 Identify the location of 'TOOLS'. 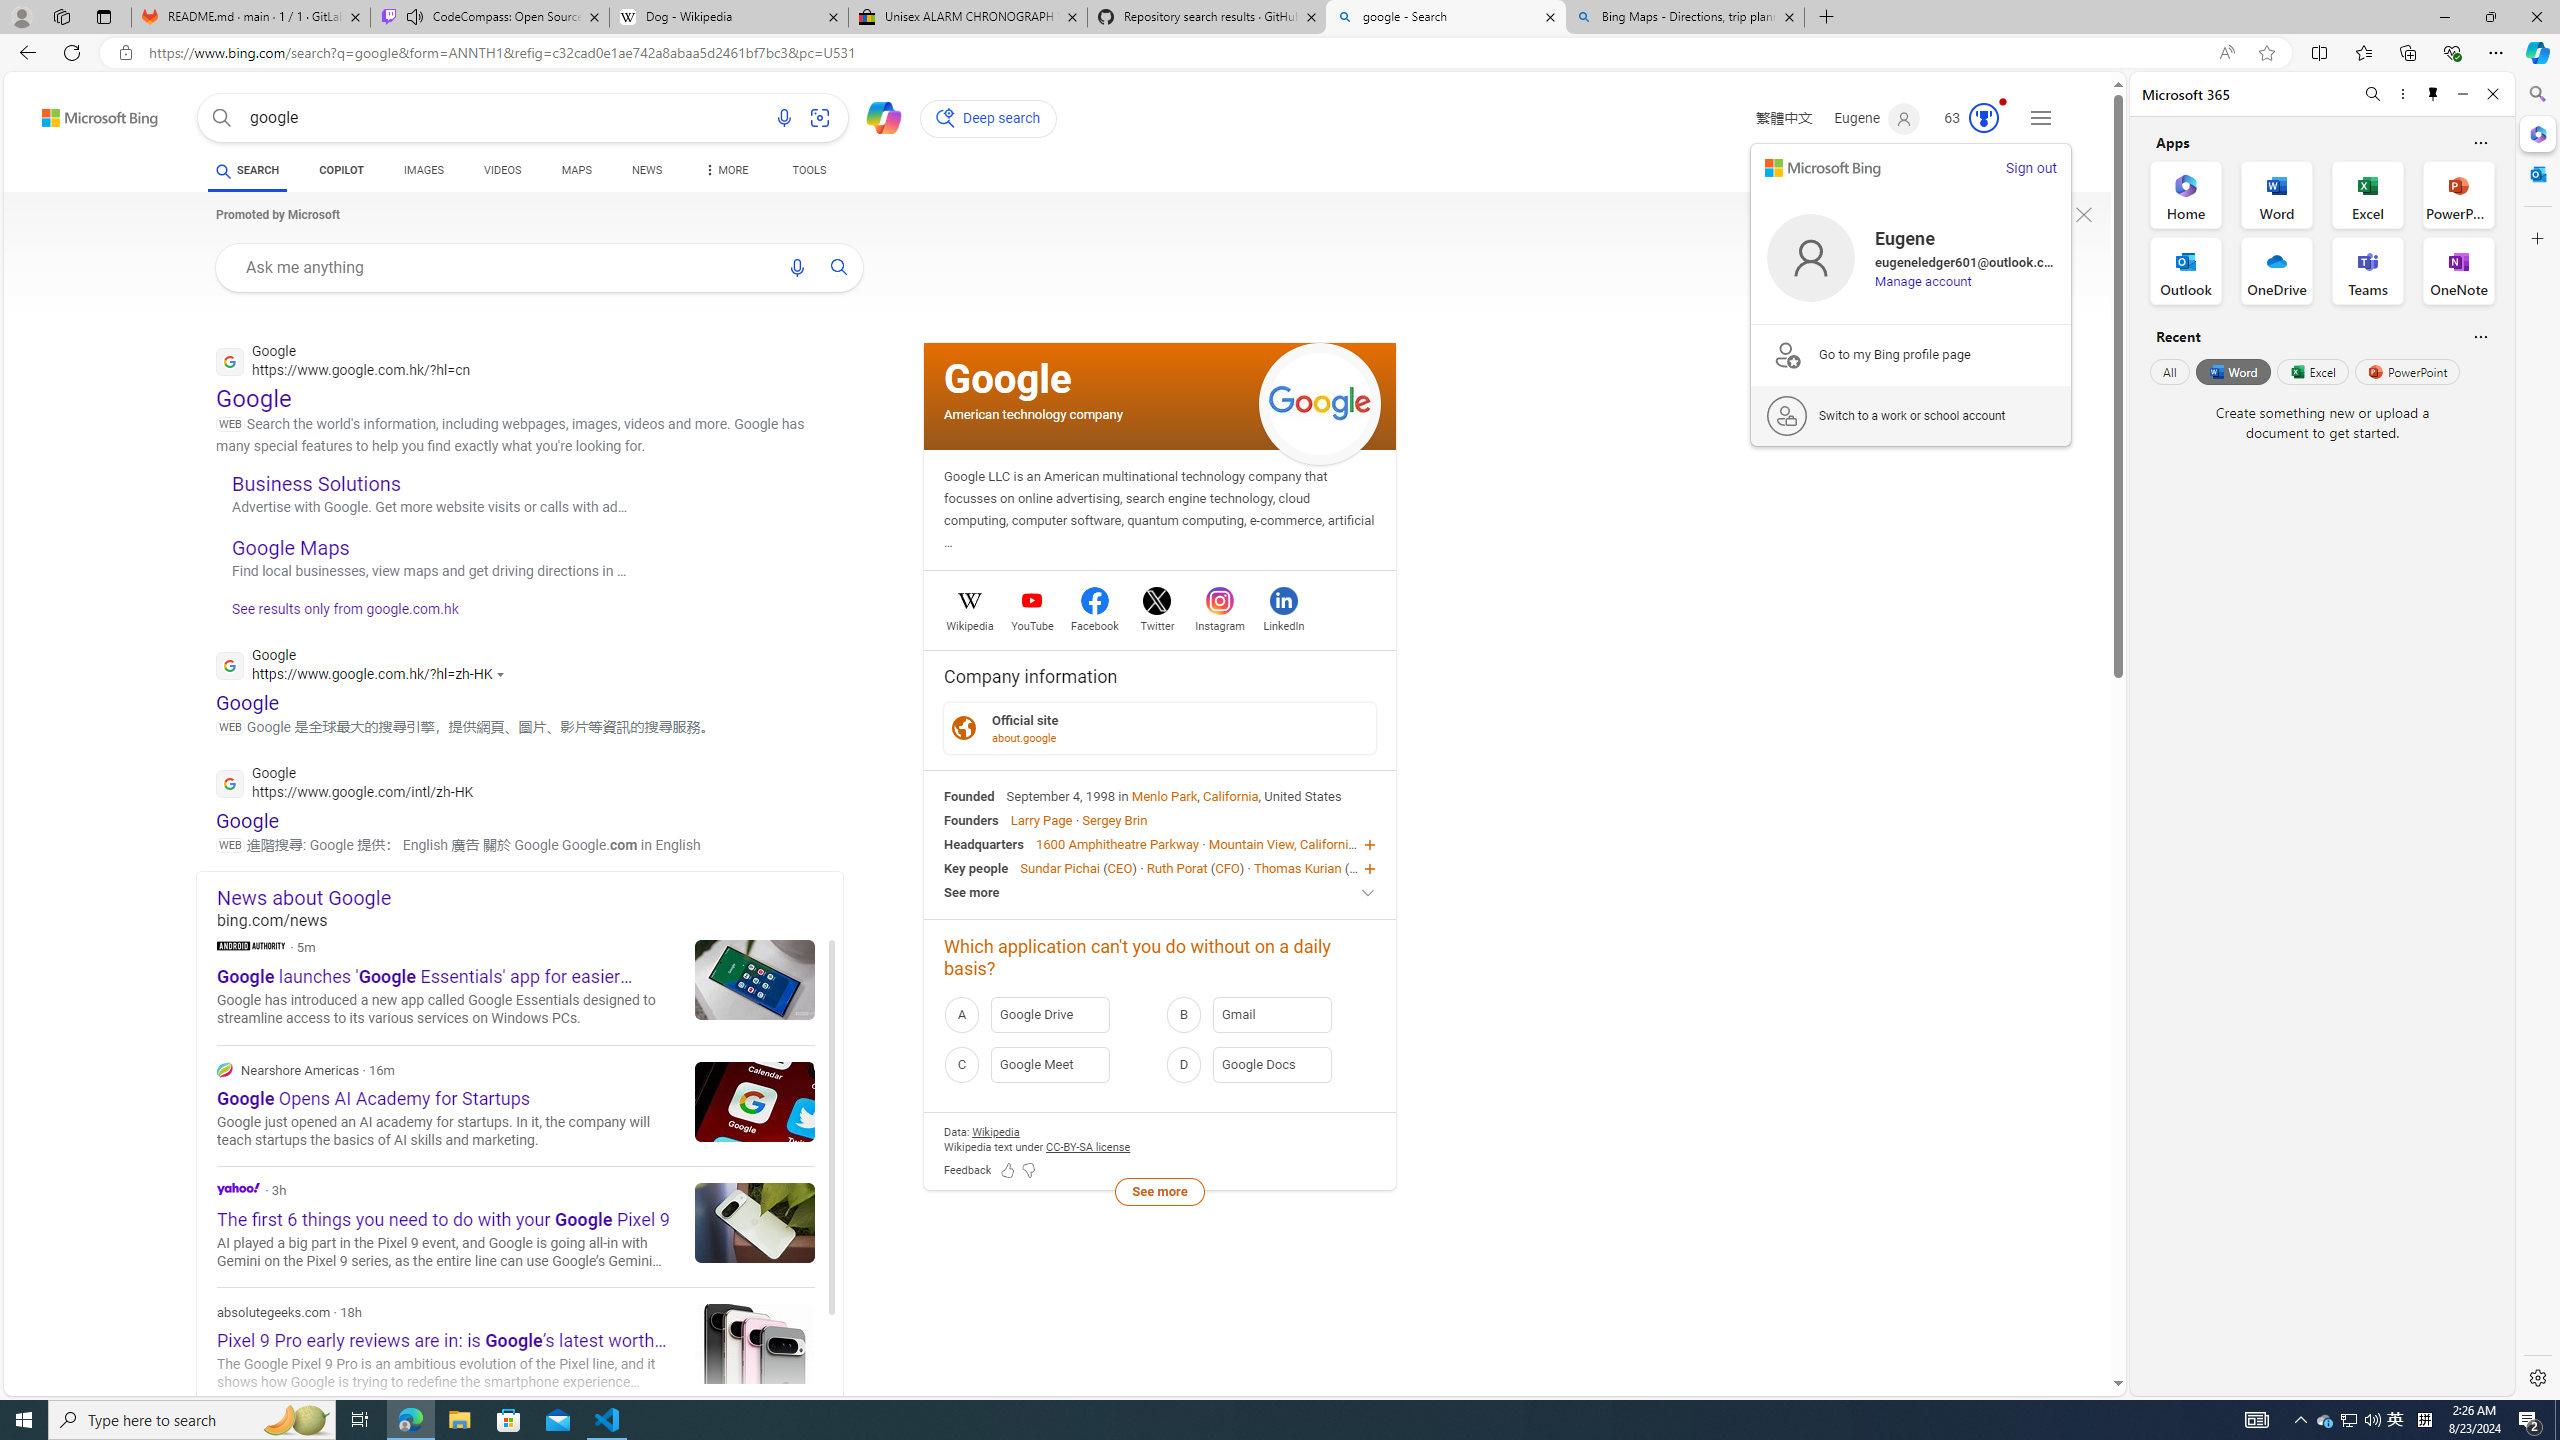
(810, 172).